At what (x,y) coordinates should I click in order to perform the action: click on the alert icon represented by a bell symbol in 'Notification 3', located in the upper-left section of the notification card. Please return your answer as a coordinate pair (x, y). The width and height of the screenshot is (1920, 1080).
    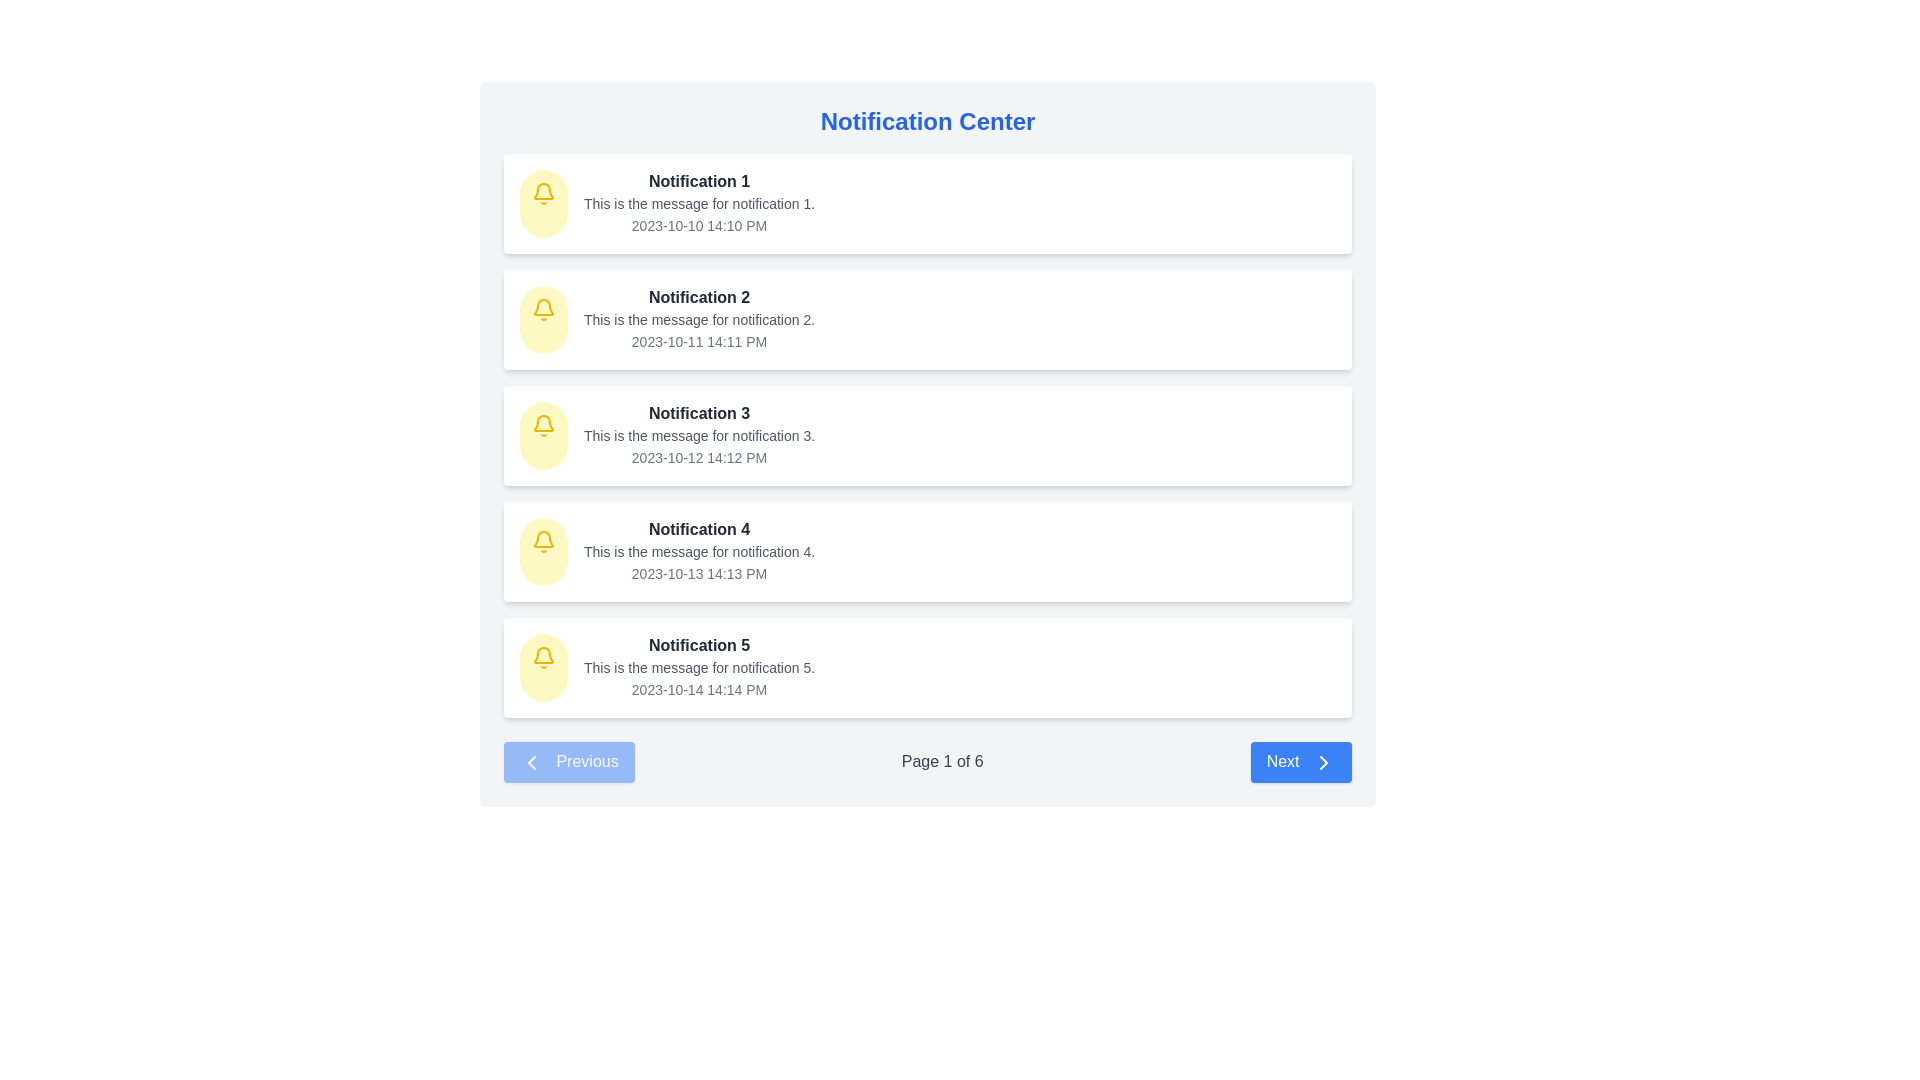
    Looking at the image, I should click on (543, 434).